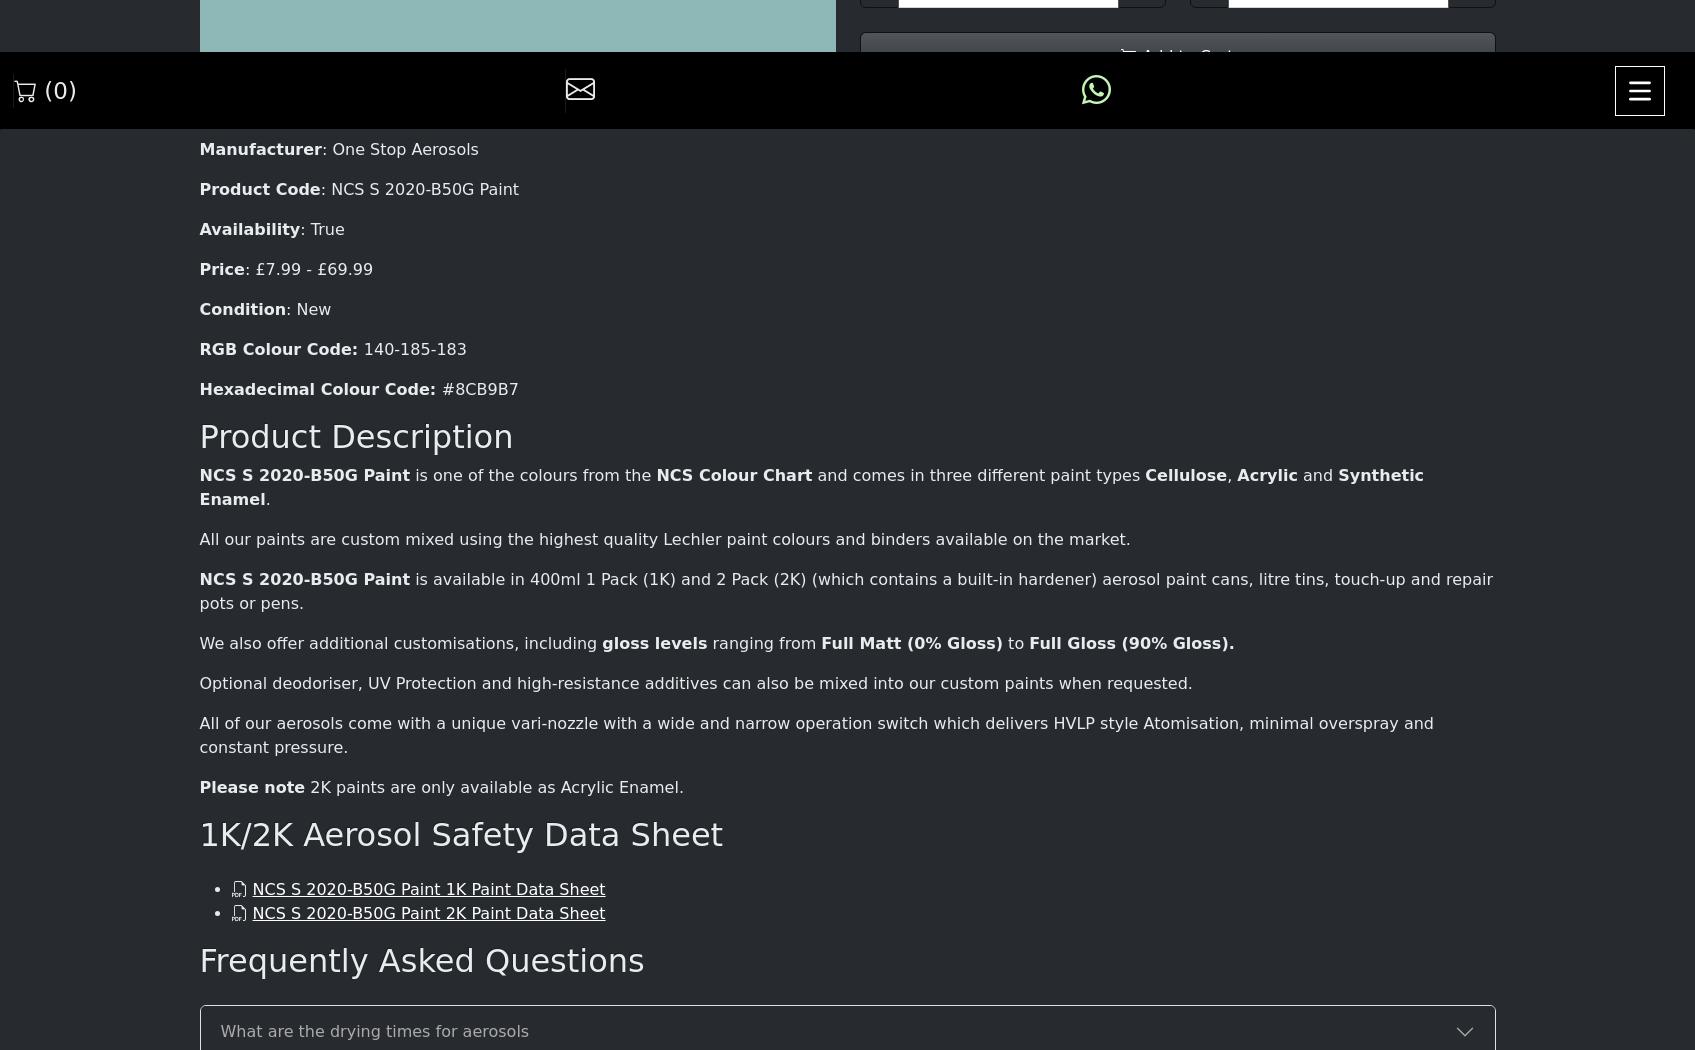  I want to click on 'Friday : 09:00 - 17:00', so click(431, 785).